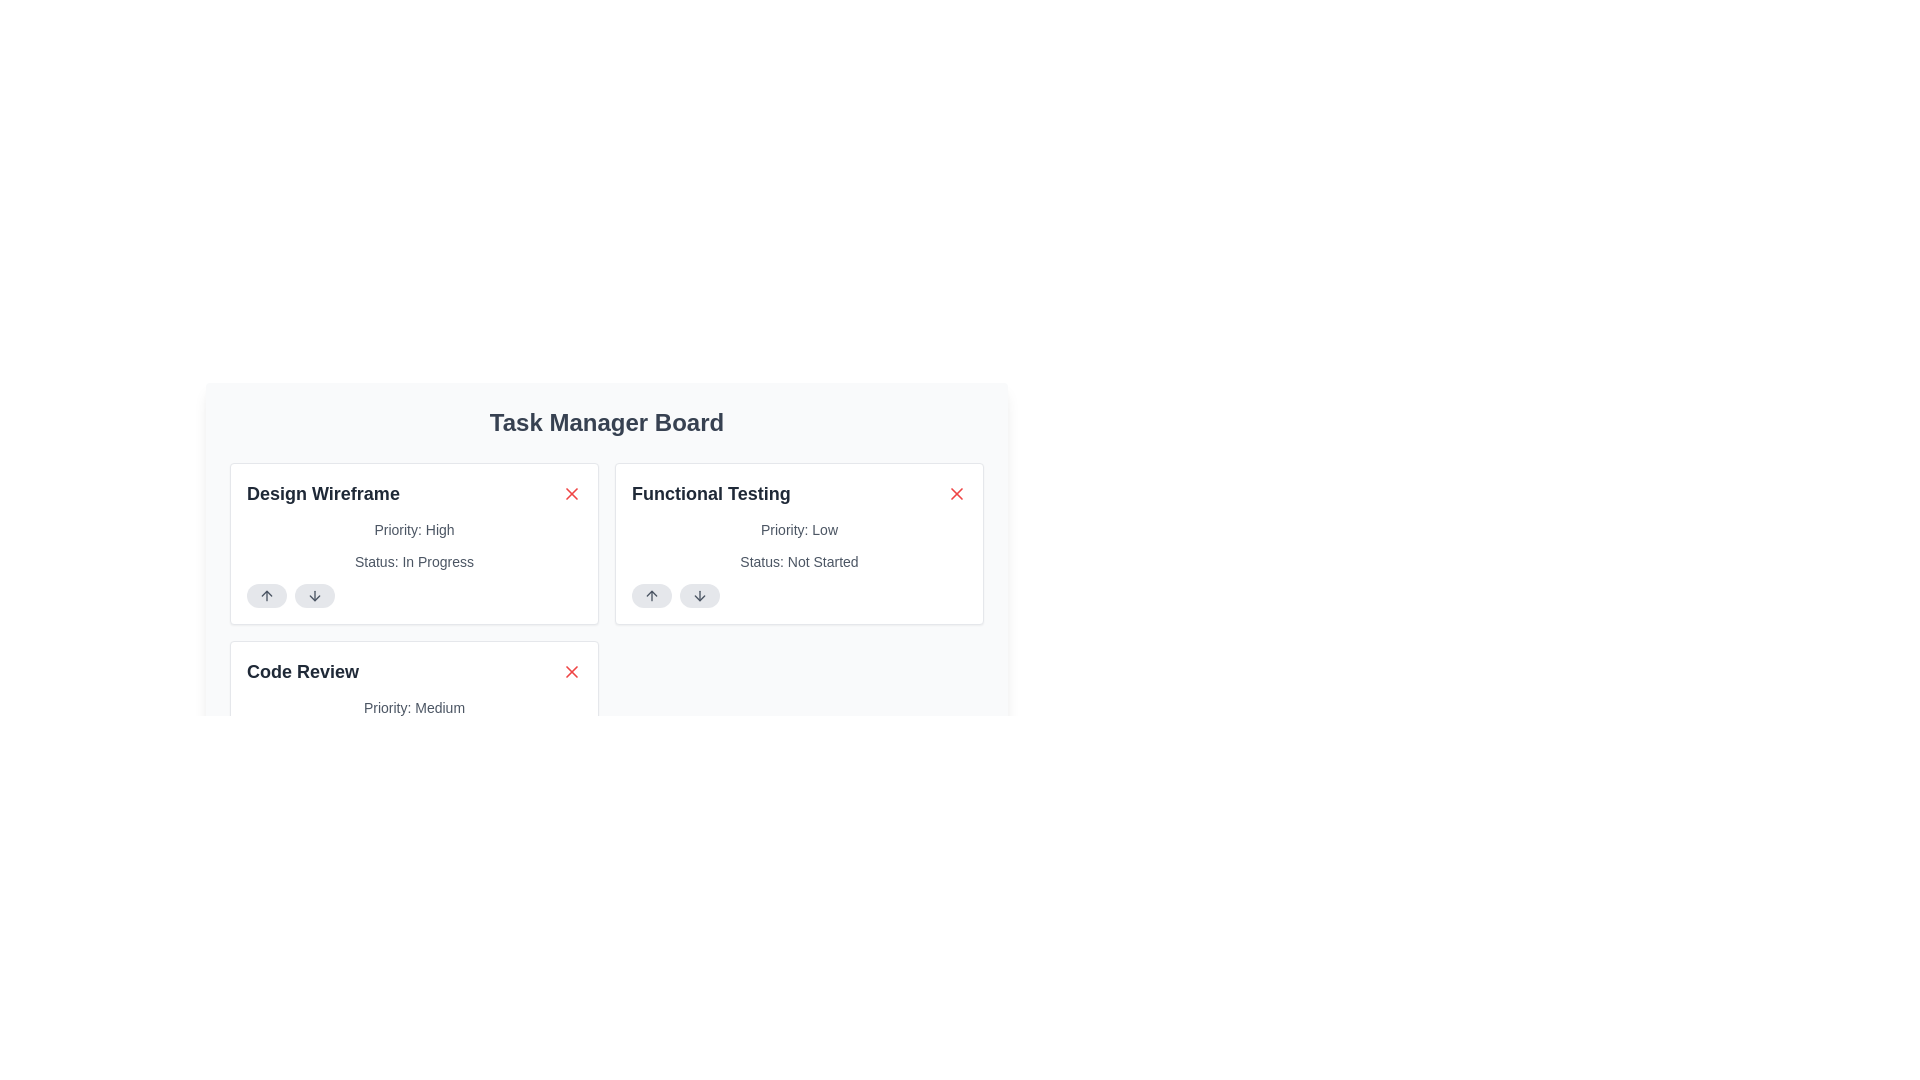 Image resolution: width=1920 pixels, height=1080 pixels. Describe the element at coordinates (266, 595) in the screenshot. I see `the upward arrow icon button located at the bottom of the 'Design Wireframe' card in the task manager board for keyboard navigation` at that location.